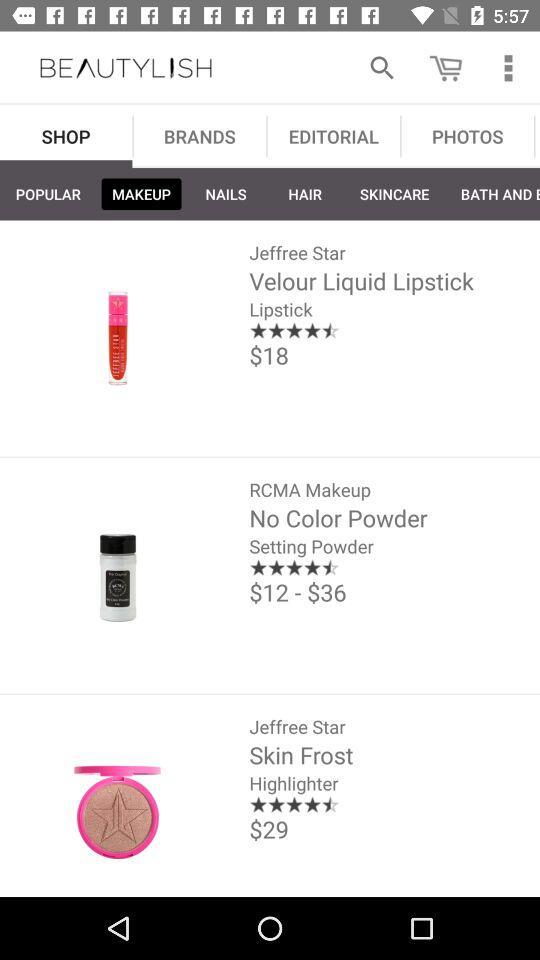 The image size is (540, 960). Describe the element at coordinates (491, 194) in the screenshot. I see `bath and` at that location.